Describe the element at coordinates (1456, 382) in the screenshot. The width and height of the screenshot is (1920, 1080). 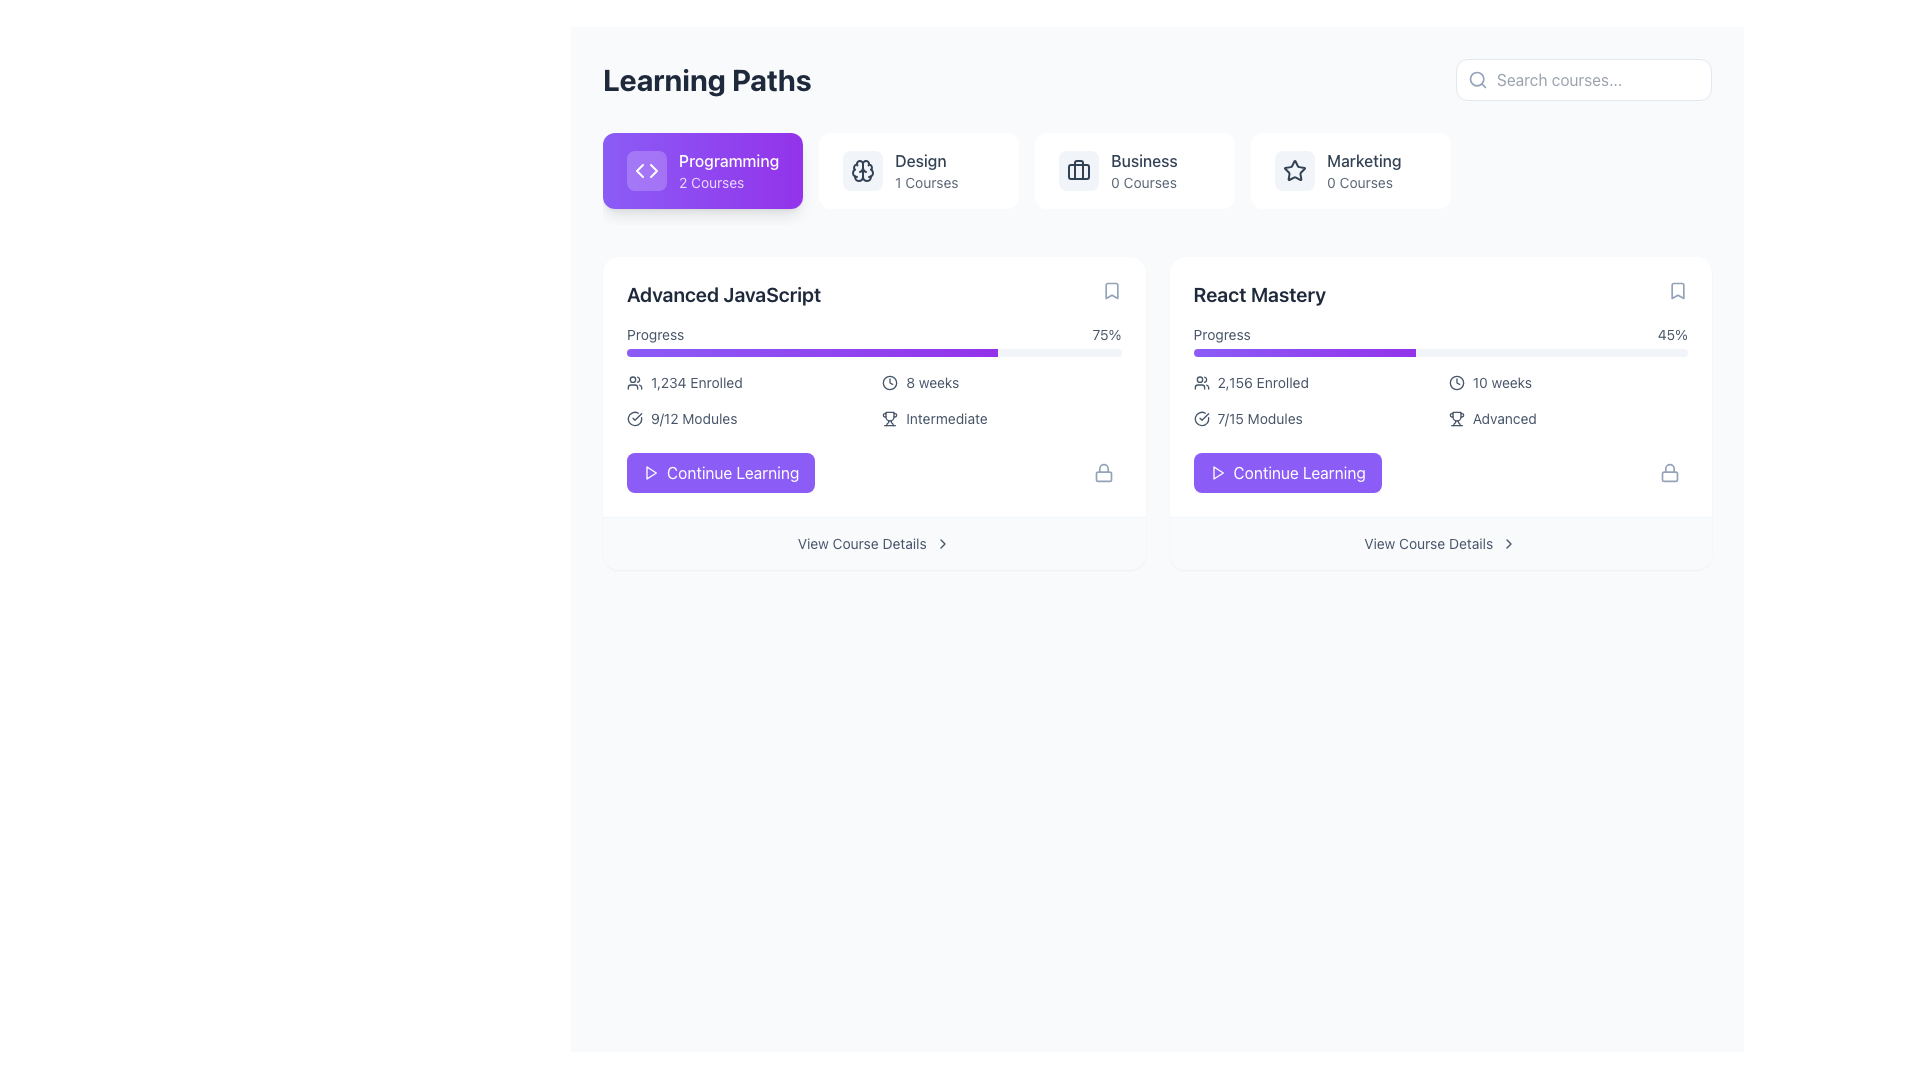
I see `the small clock icon located to the left of the text '10 weeks' in the 'React Mastery' section, which is part of a card box highlighting course details` at that location.